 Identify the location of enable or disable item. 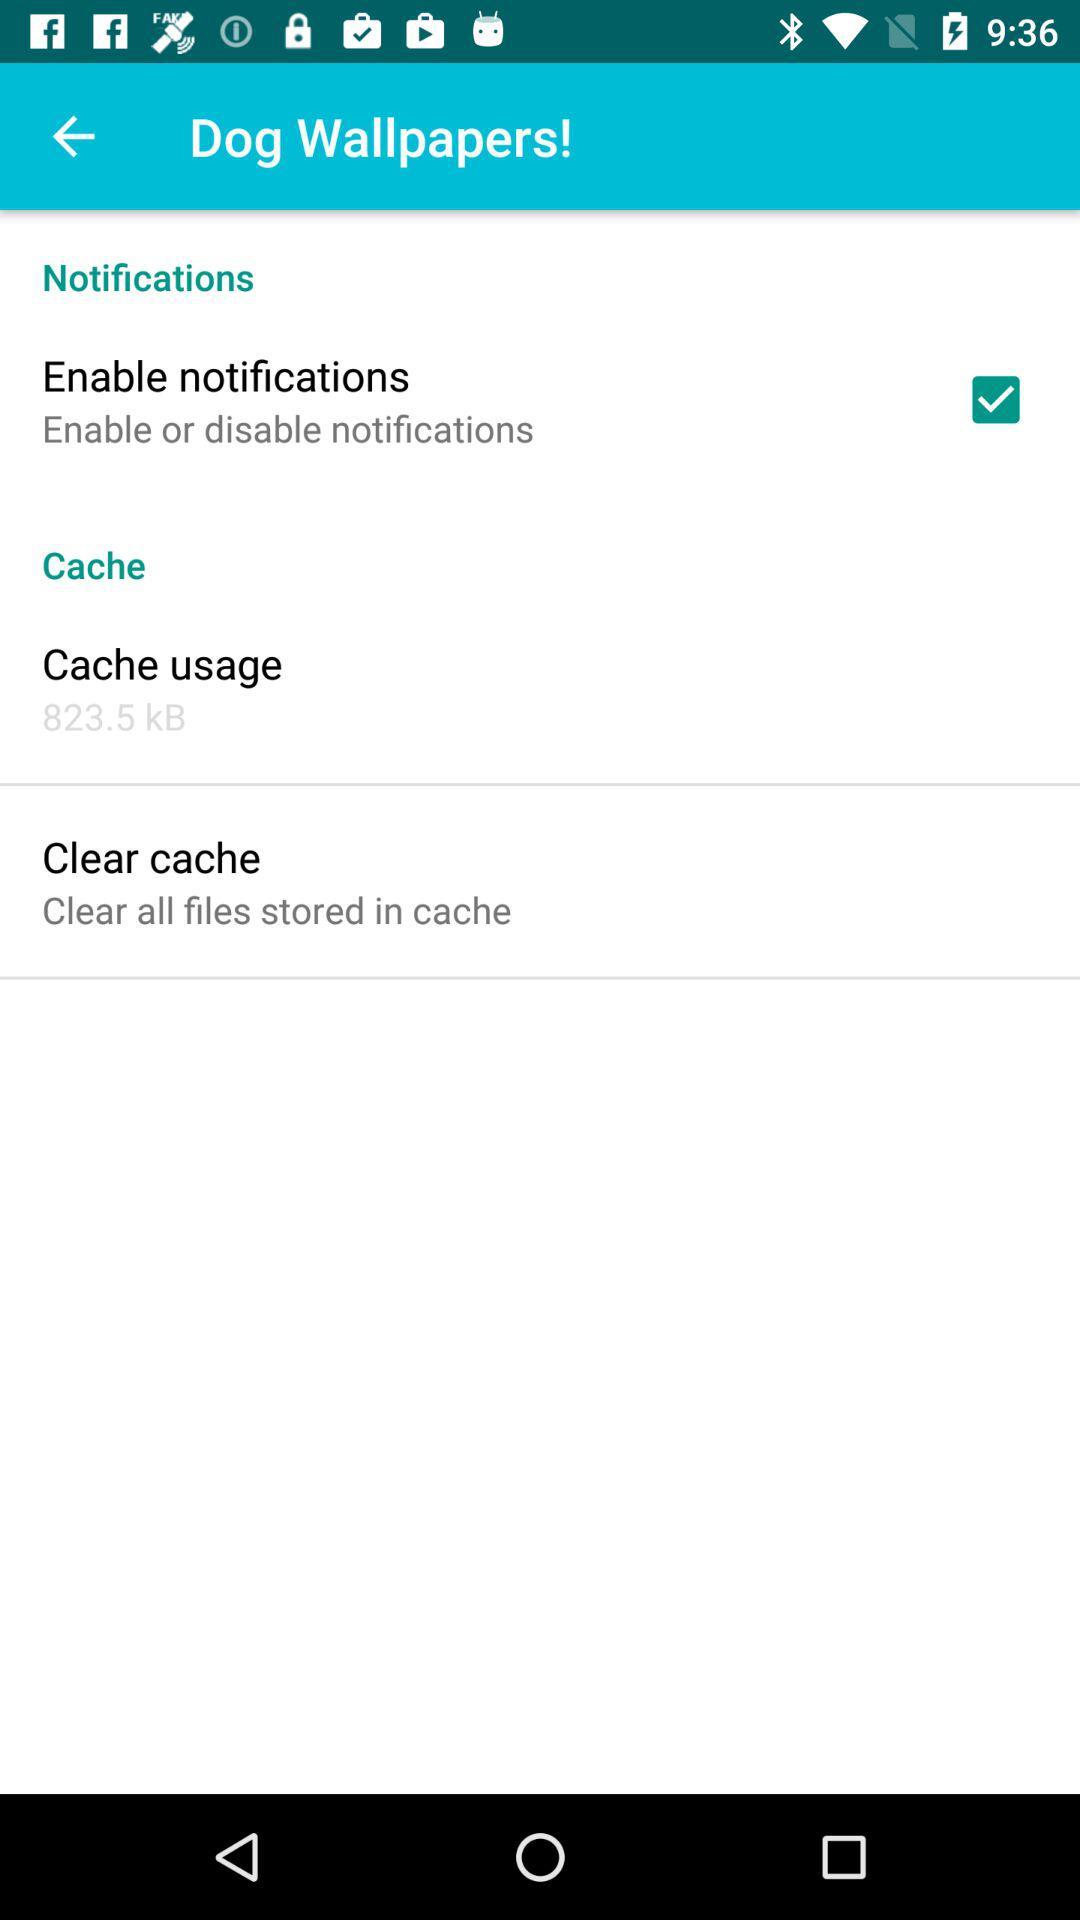
(288, 427).